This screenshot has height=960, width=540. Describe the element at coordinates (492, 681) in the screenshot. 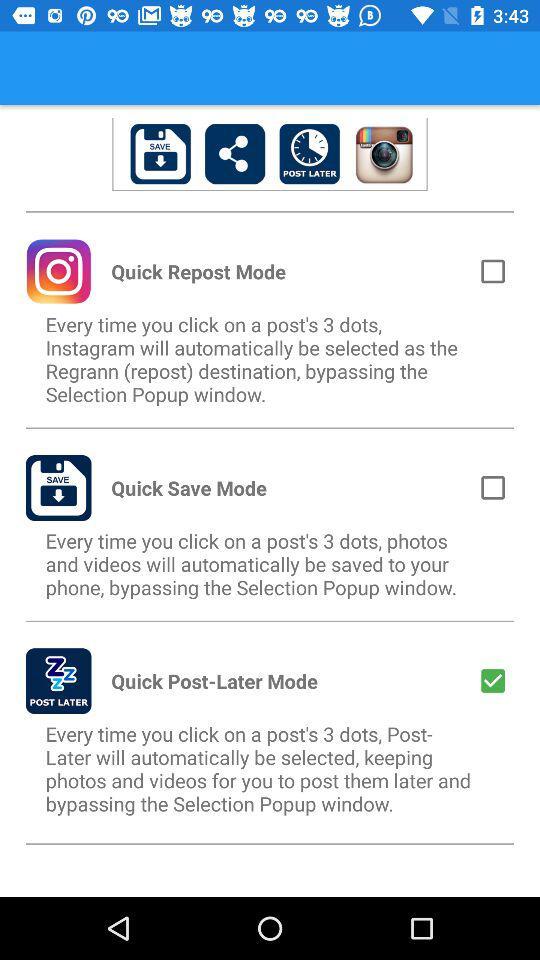

I see `the last check box` at that location.